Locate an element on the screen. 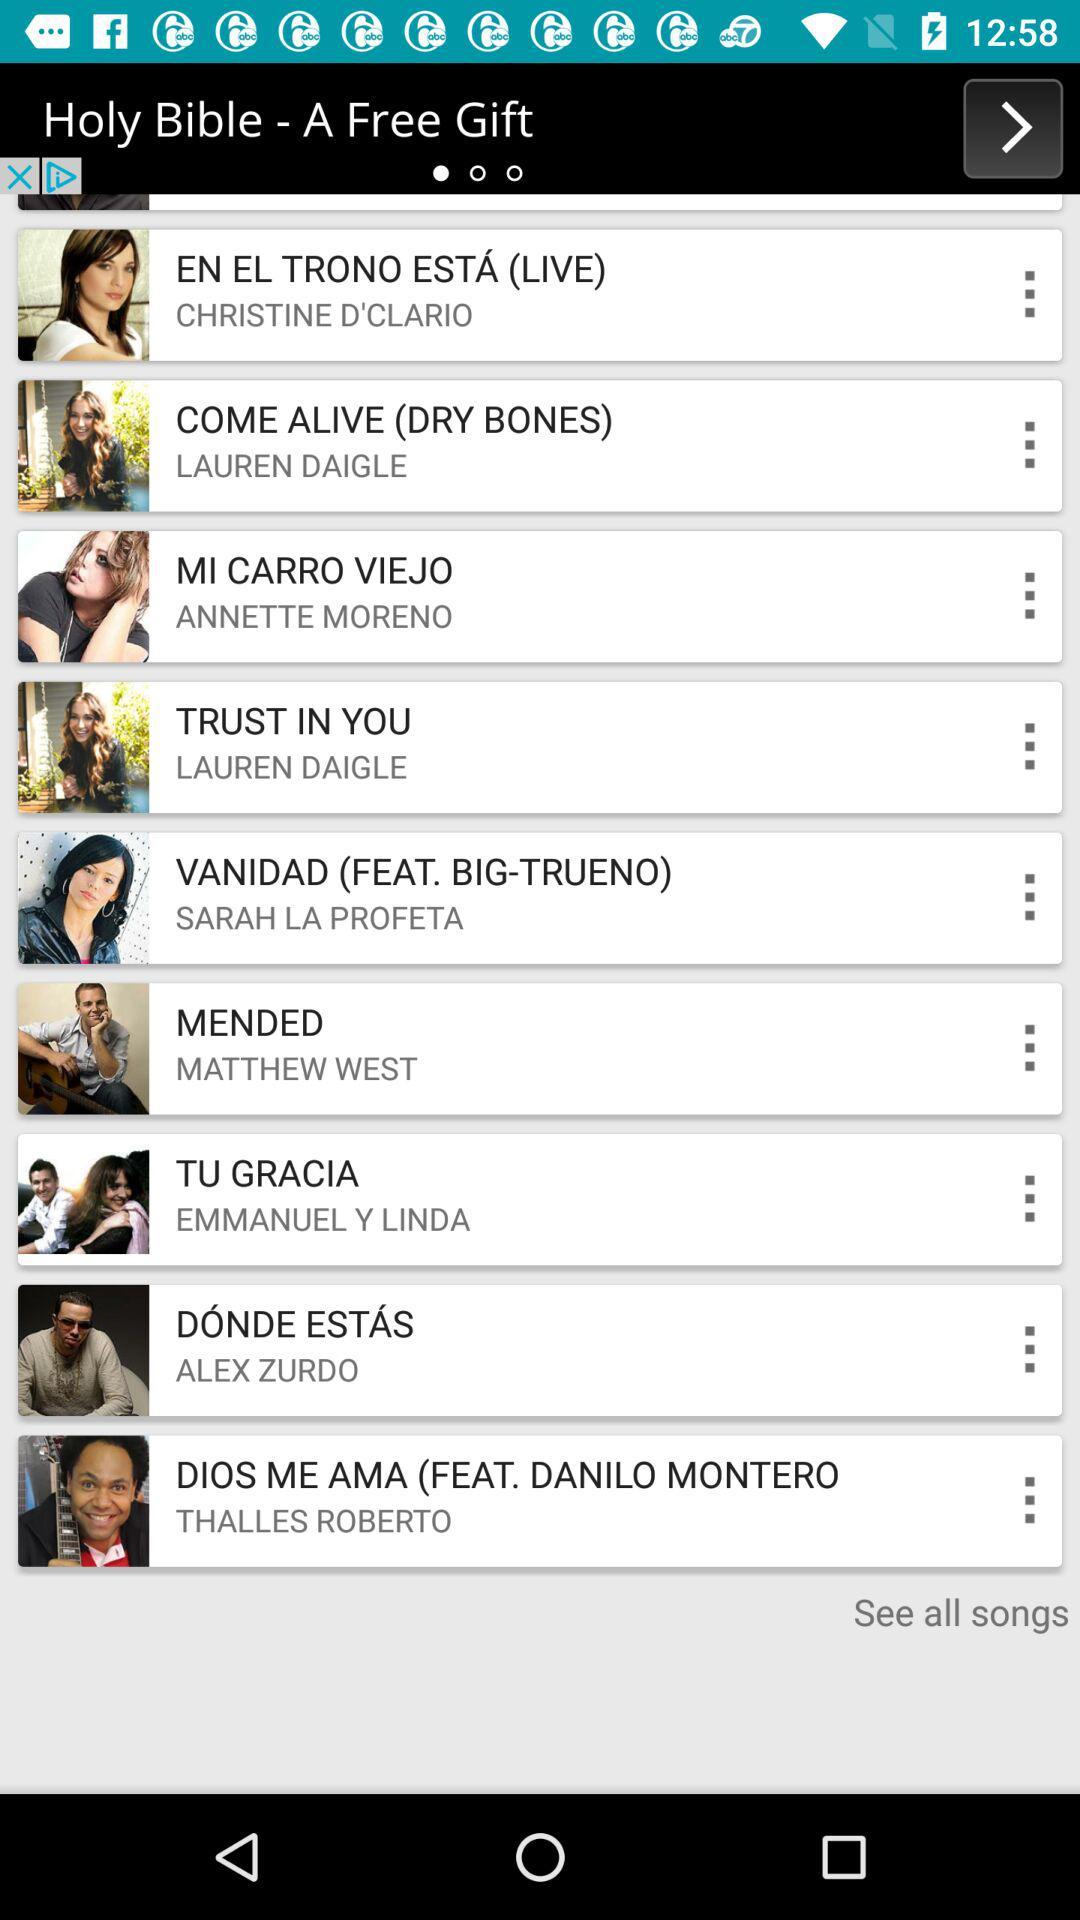 This screenshot has width=1080, height=1920. option button front of text alex zurdo is located at coordinates (1030, 1350).